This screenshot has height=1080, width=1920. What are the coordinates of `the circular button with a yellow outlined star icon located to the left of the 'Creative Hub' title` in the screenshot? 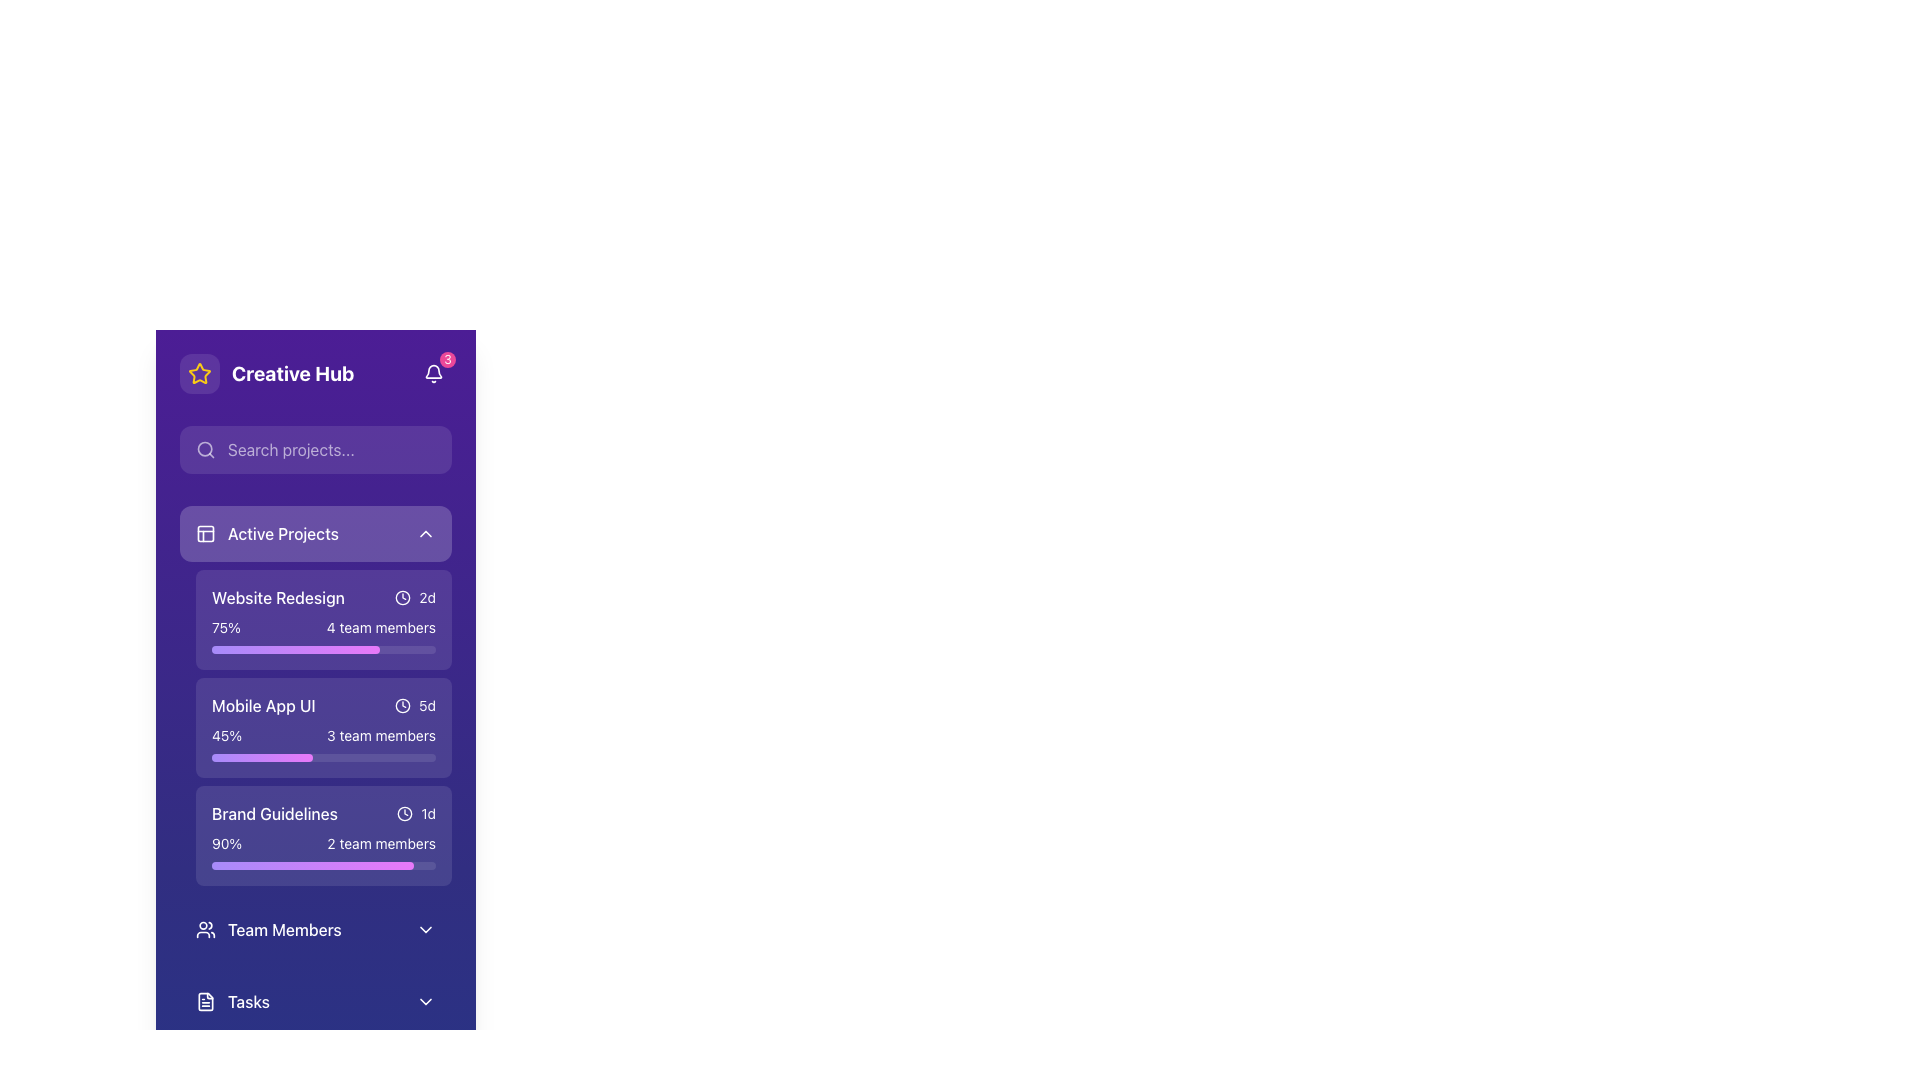 It's located at (200, 374).